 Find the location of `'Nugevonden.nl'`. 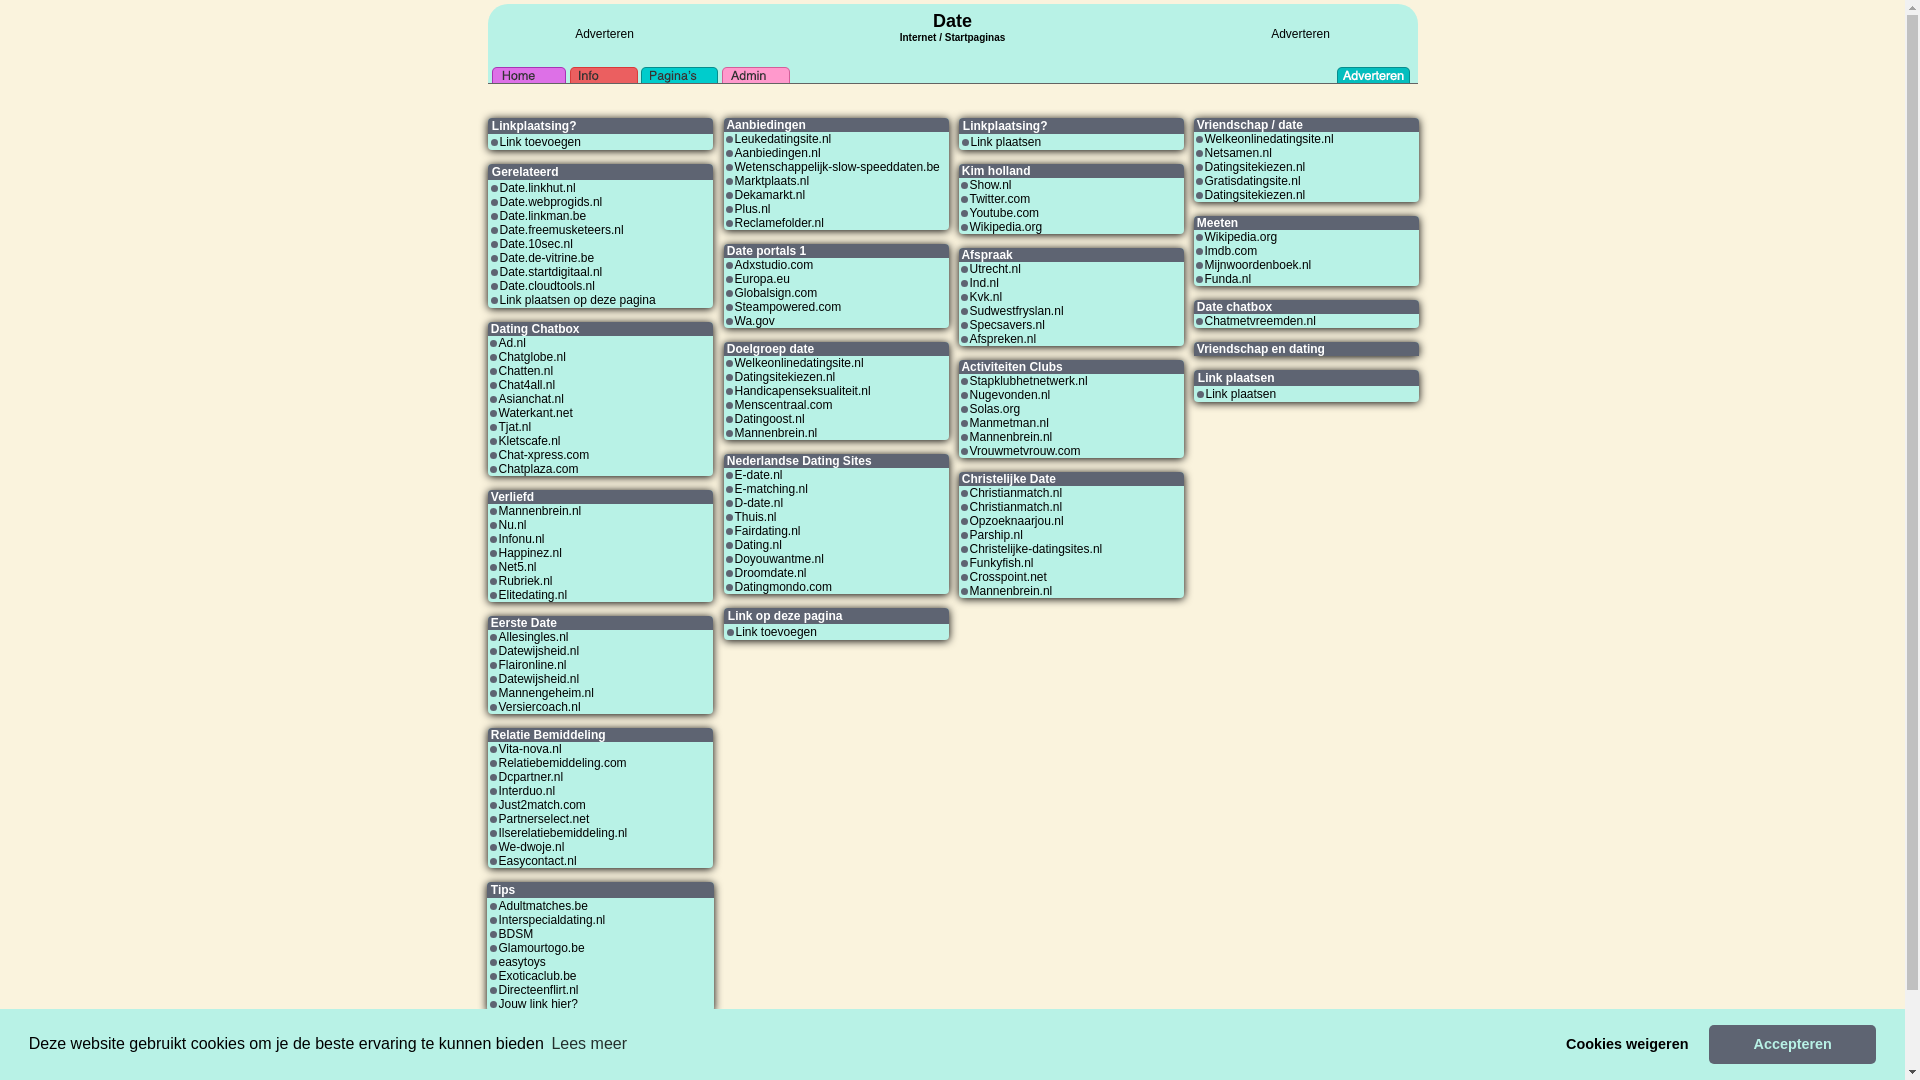

'Nugevonden.nl' is located at coordinates (1010, 394).